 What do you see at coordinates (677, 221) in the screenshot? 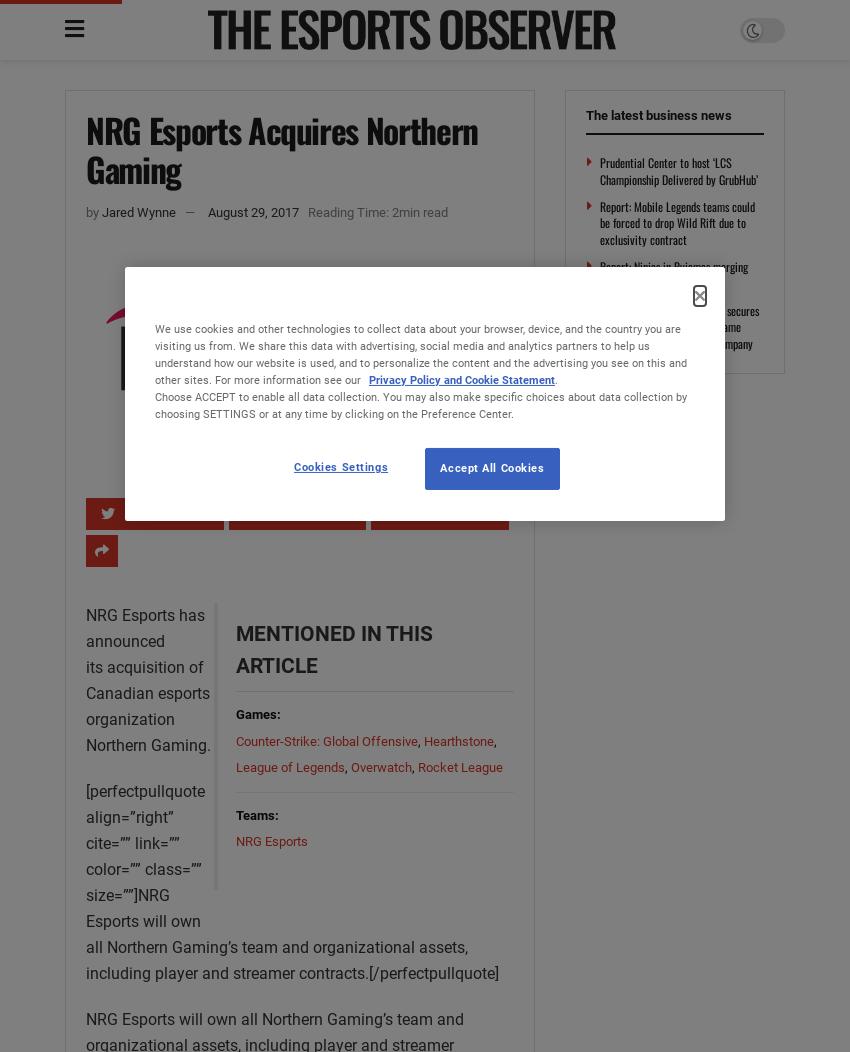
I see `'Report: Mobile Legends teams could be forced to drop Wild Rift due to exclusivity contract'` at bounding box center [677, 221].